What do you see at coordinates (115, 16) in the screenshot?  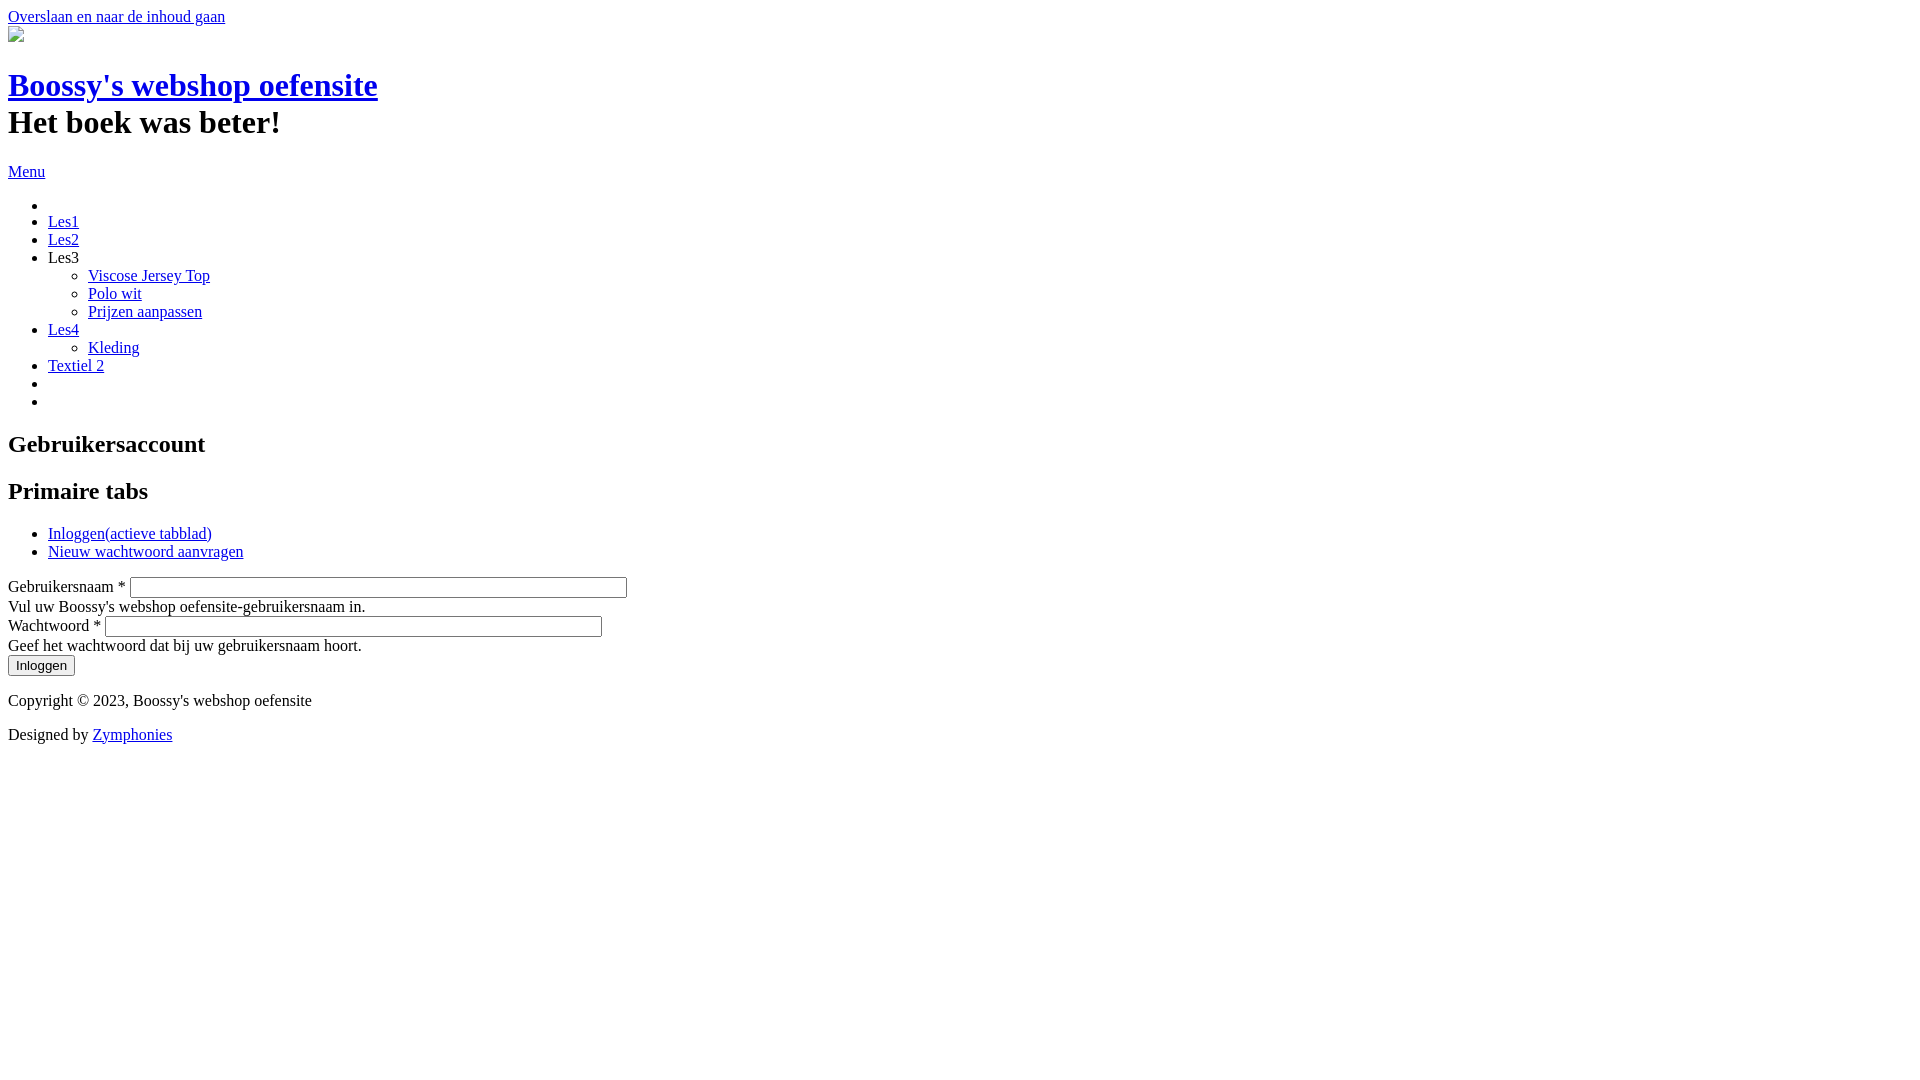 I see `'Overslaan en naar de inhoud gaan'` at bounding box center [115, 16].